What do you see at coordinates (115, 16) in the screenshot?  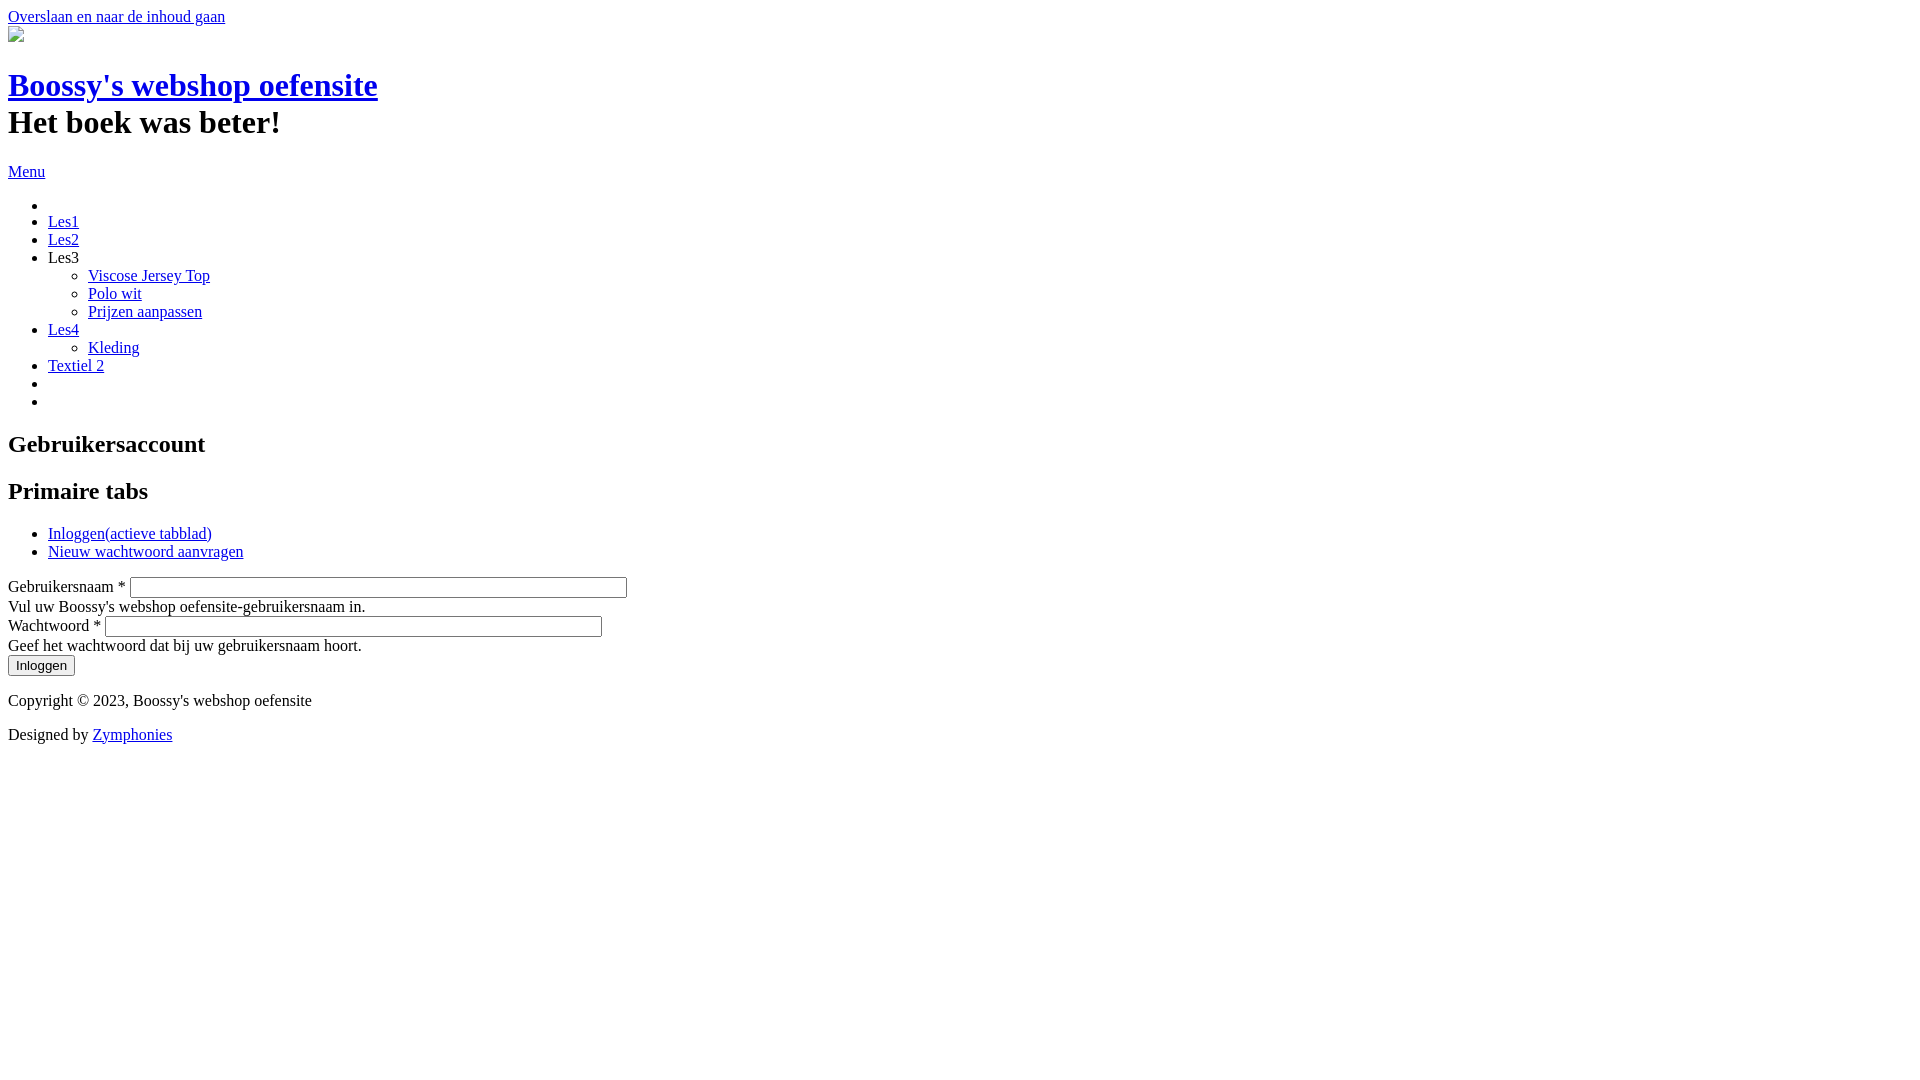 I see `'Overslaan en naar de inhoud gaan'` at bounding box center [115, 16].